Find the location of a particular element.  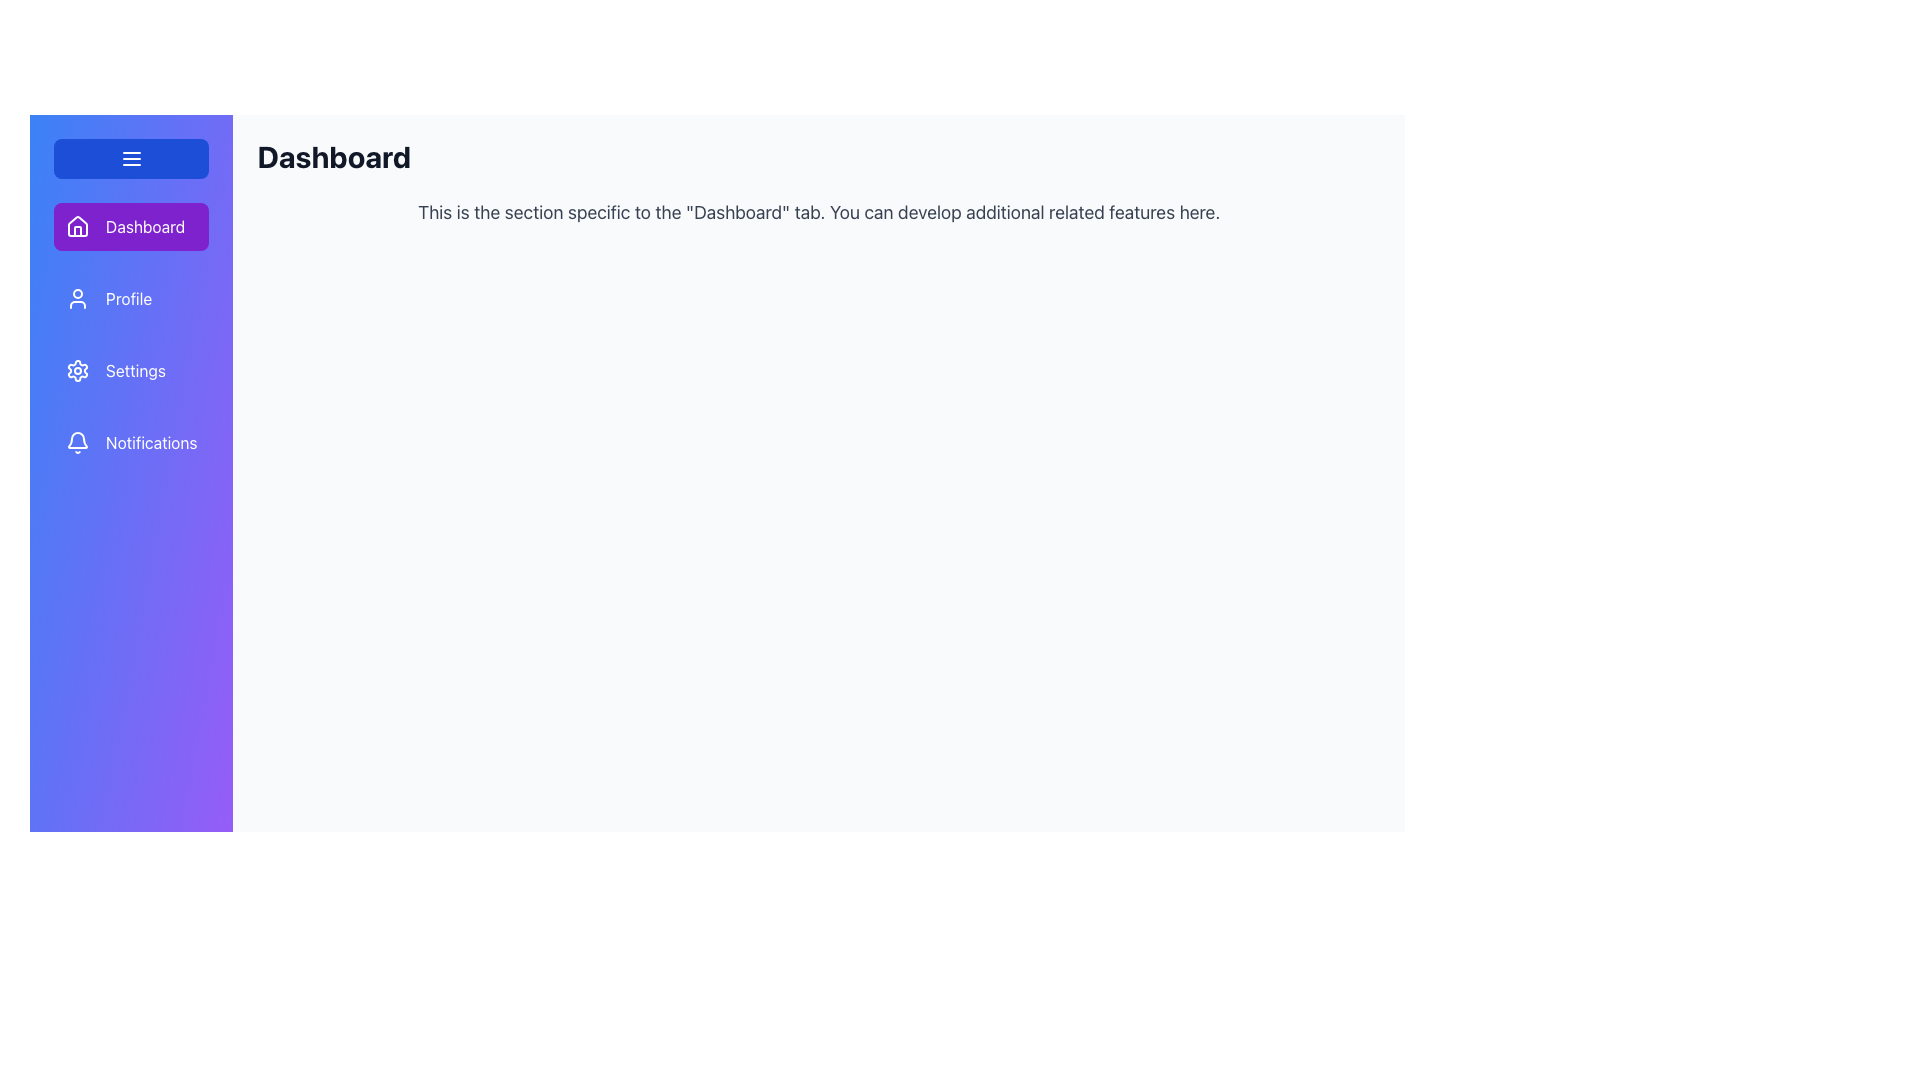

the 'Notifications' button, which is a horizontal menu item featuring a bell icon on the left and the text 'Notifications' to its right, located in a gradient blue and purple sidebar, specifically positioned as the fourth item below 'Settings' is located at coordinates (130, 442).